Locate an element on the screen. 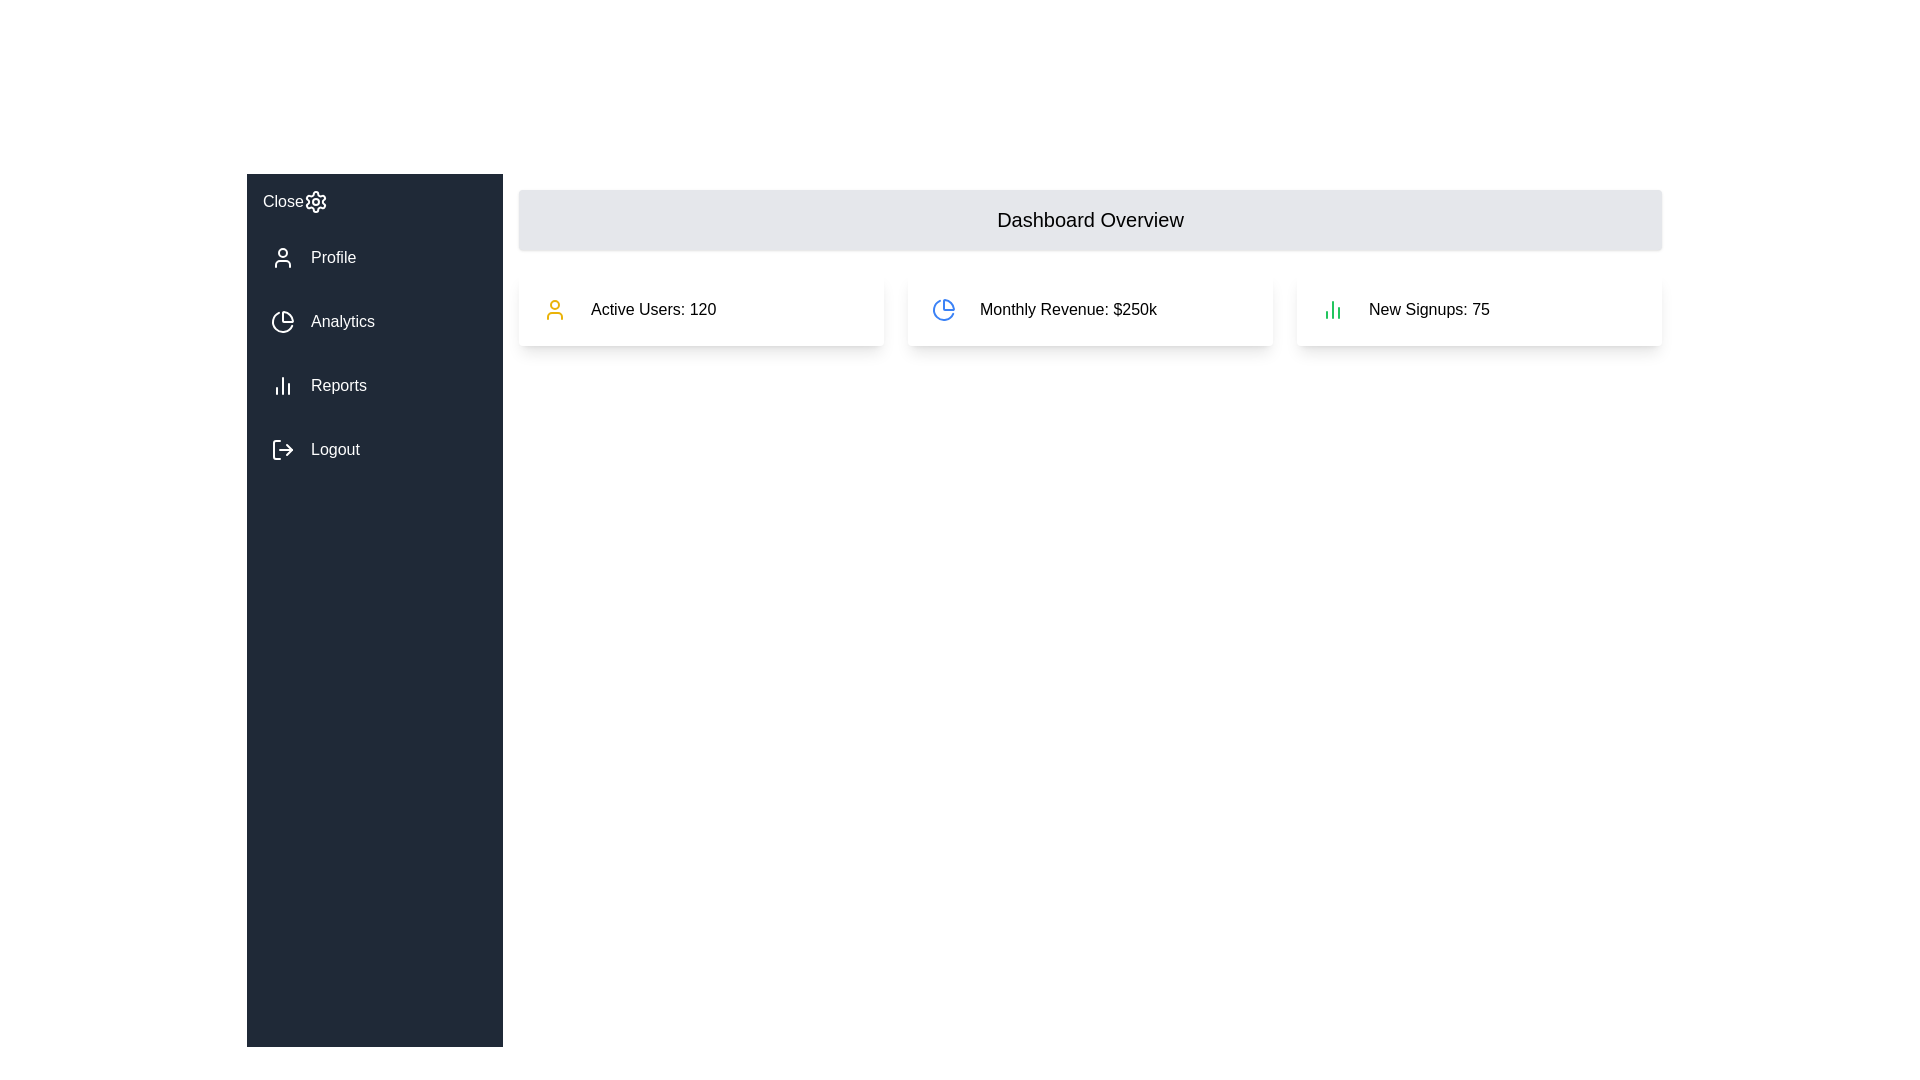 Image resolution: width=1920 pixels, height=1080 pixels. the Header panel, which serves as the title for the dashboard interface and is positioned above the statistic cards is located at coordinates (1089, 219).